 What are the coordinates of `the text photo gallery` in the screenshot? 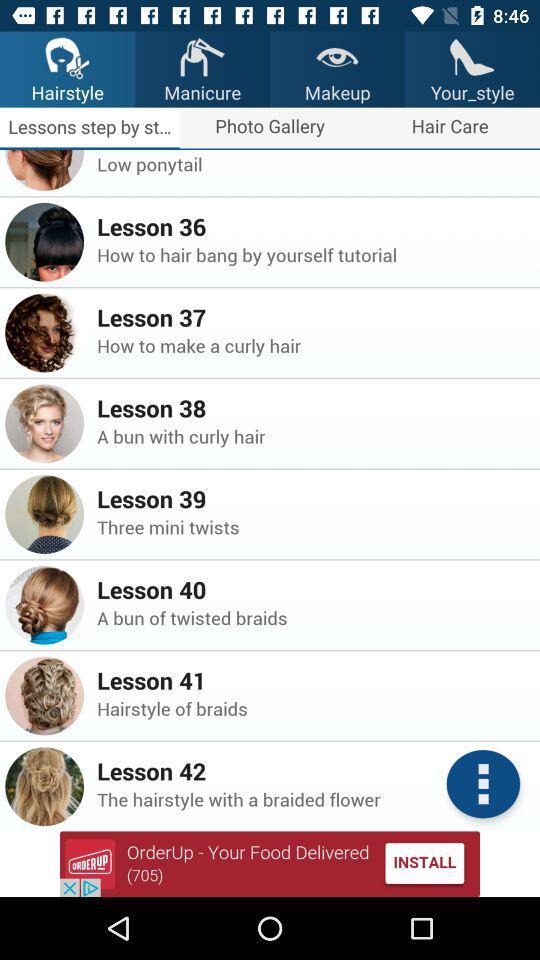 It's located at (270, 127).